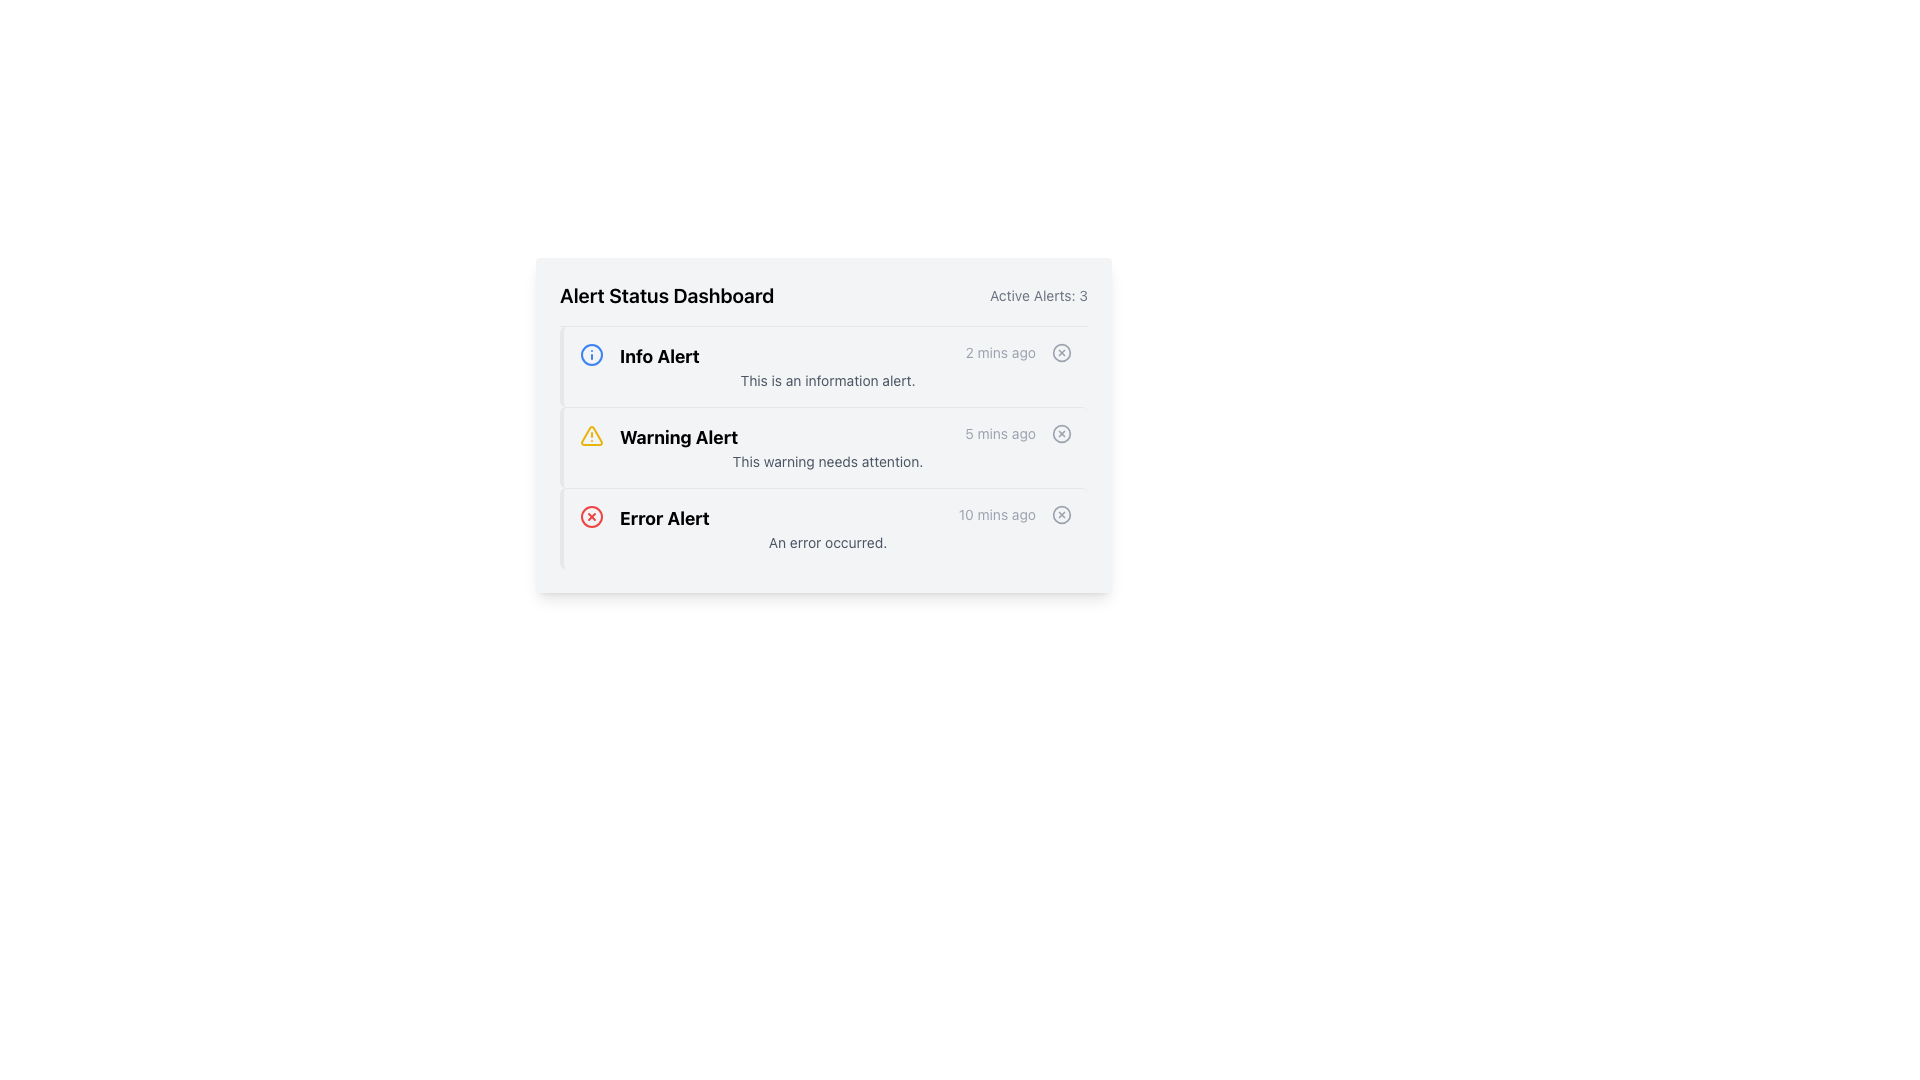 This screenshot has width=1920, height=1080. What do you see at coordinates (824, 527) in the screenshot?
I see `alert message from the error notification alert box, which is the third alert in the vertical sequence below 'Warning Alert' and 'Info Alert'` at bounding box center [824, 527].